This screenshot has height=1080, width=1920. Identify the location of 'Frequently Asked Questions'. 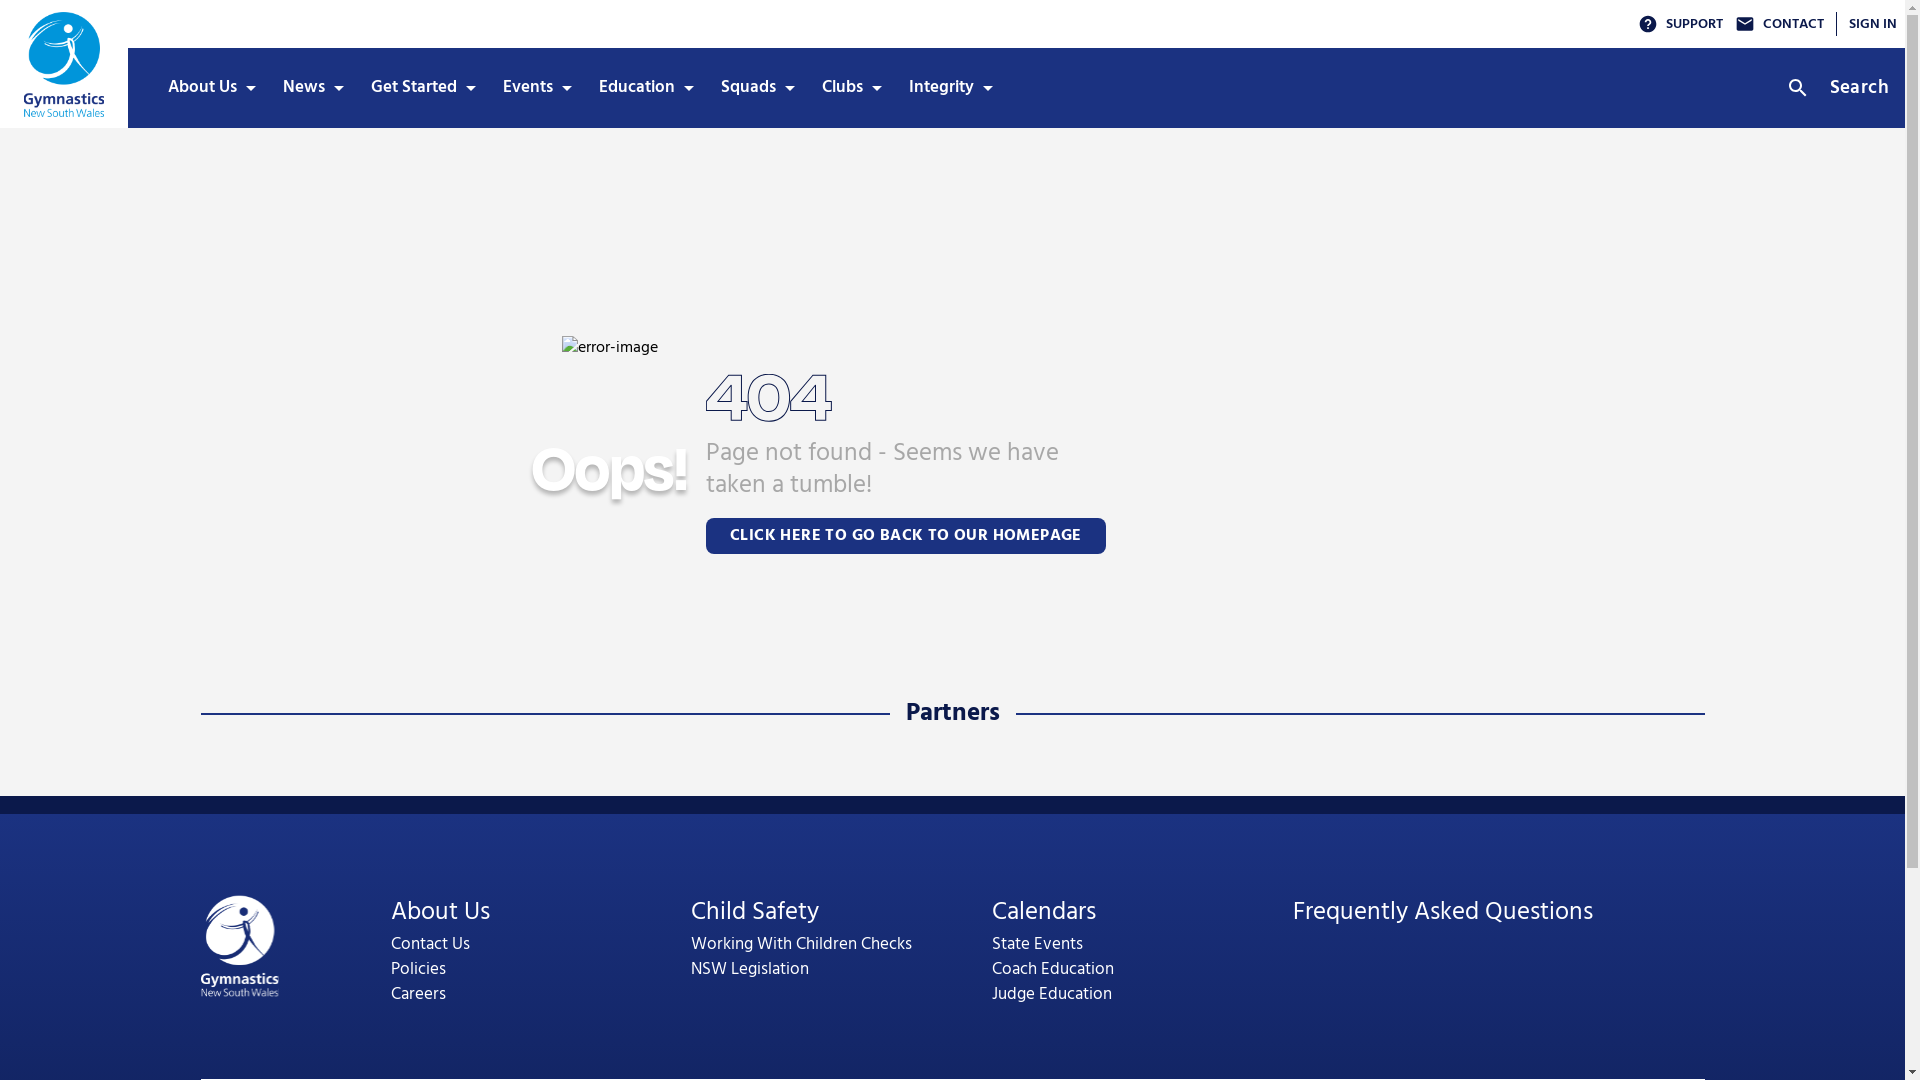
(1443, 912).